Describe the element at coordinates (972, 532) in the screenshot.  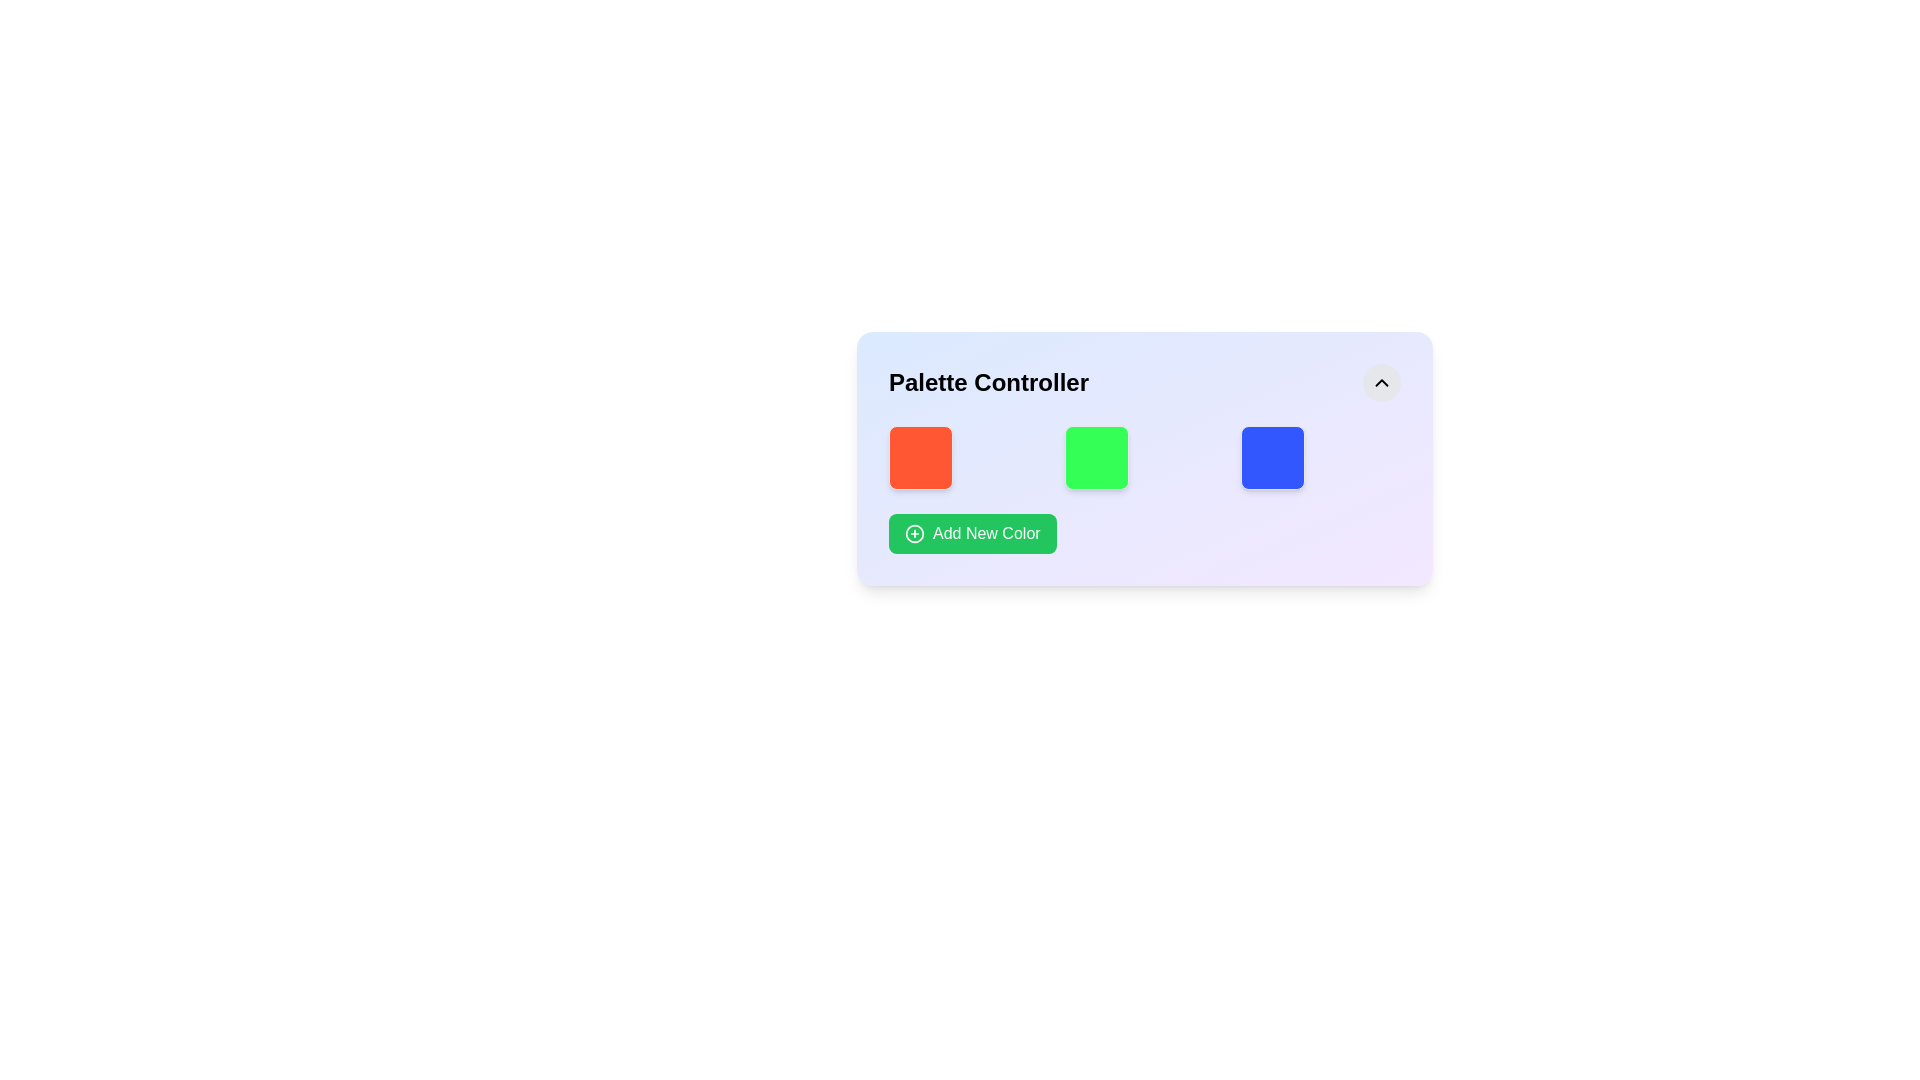
I see `the distinct green button labeled 'Add New Color' with a plus icon` at that location.